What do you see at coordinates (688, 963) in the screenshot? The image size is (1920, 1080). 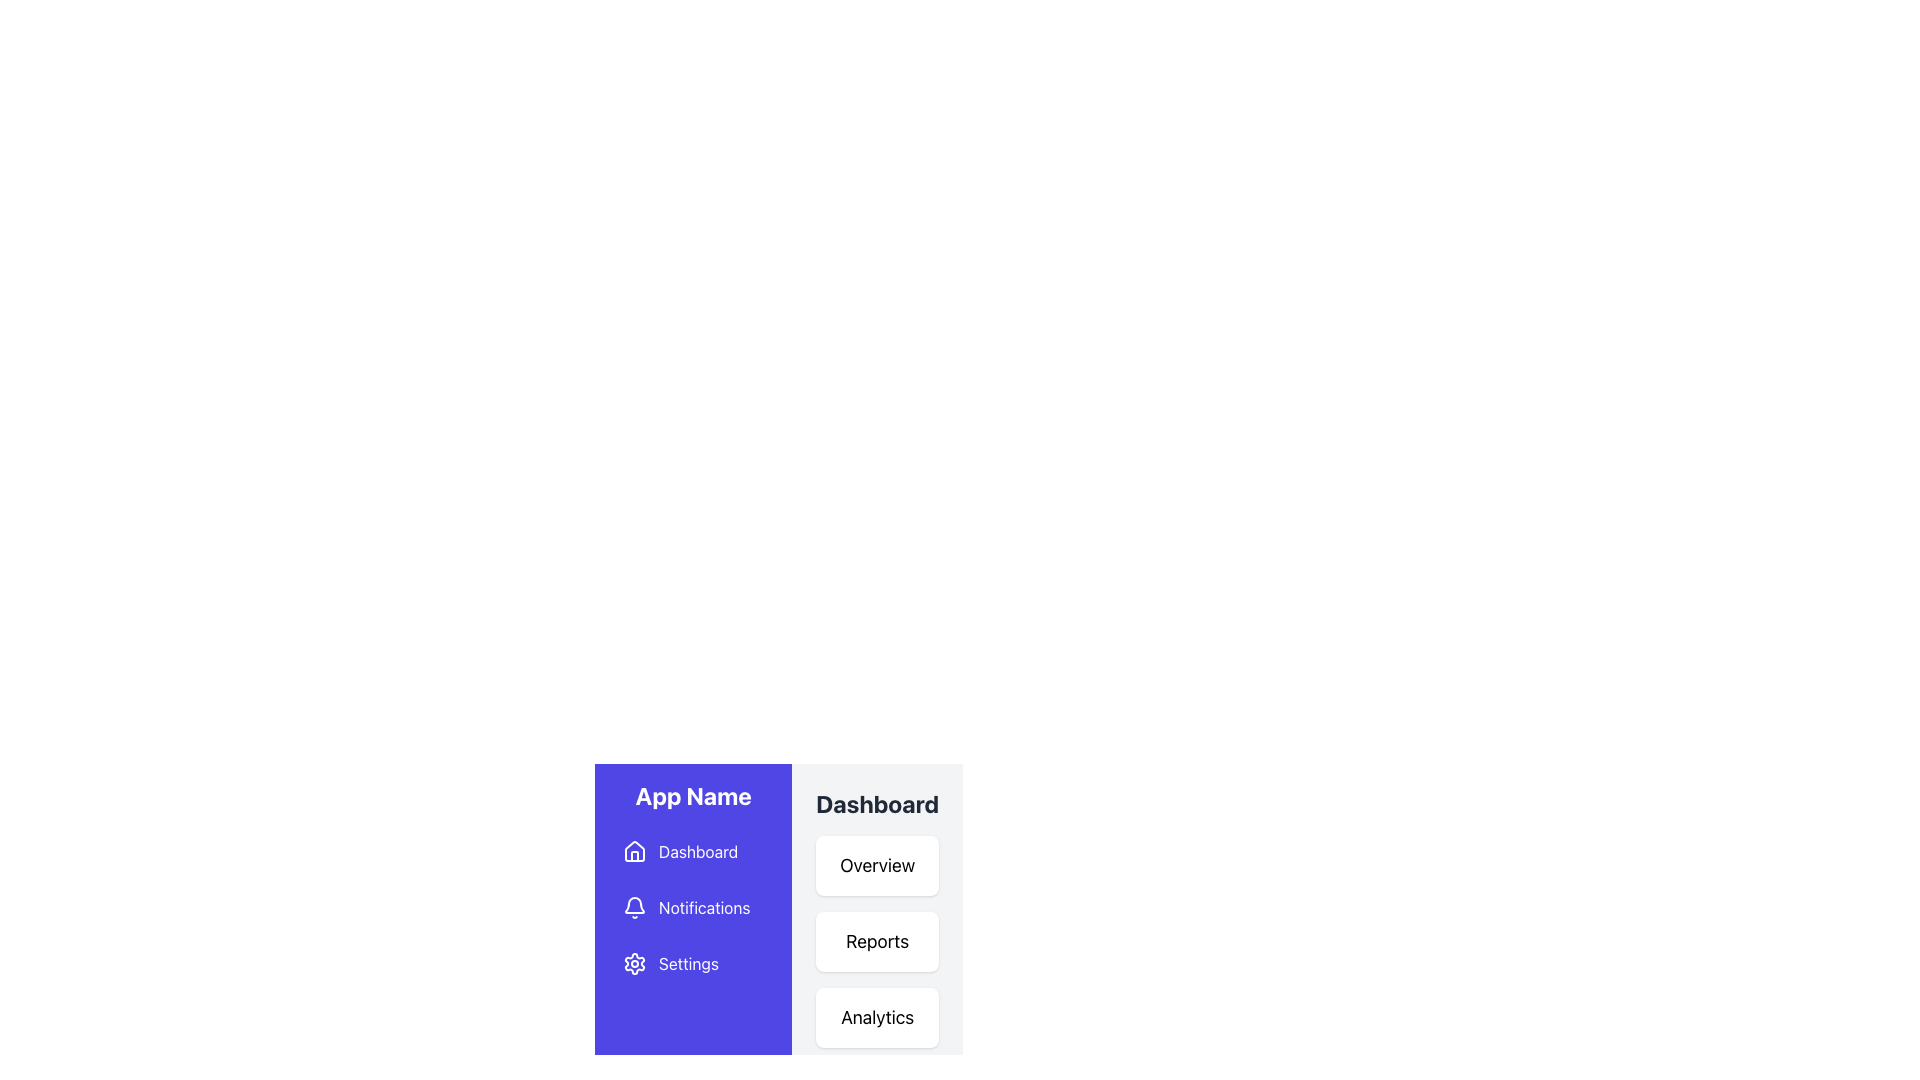 I see `the 'Settings' text label located in the blue sidebar menu, which is positioned to the right of a gear icon and below the 'Notifications' item` at bounding box center [688, 963].